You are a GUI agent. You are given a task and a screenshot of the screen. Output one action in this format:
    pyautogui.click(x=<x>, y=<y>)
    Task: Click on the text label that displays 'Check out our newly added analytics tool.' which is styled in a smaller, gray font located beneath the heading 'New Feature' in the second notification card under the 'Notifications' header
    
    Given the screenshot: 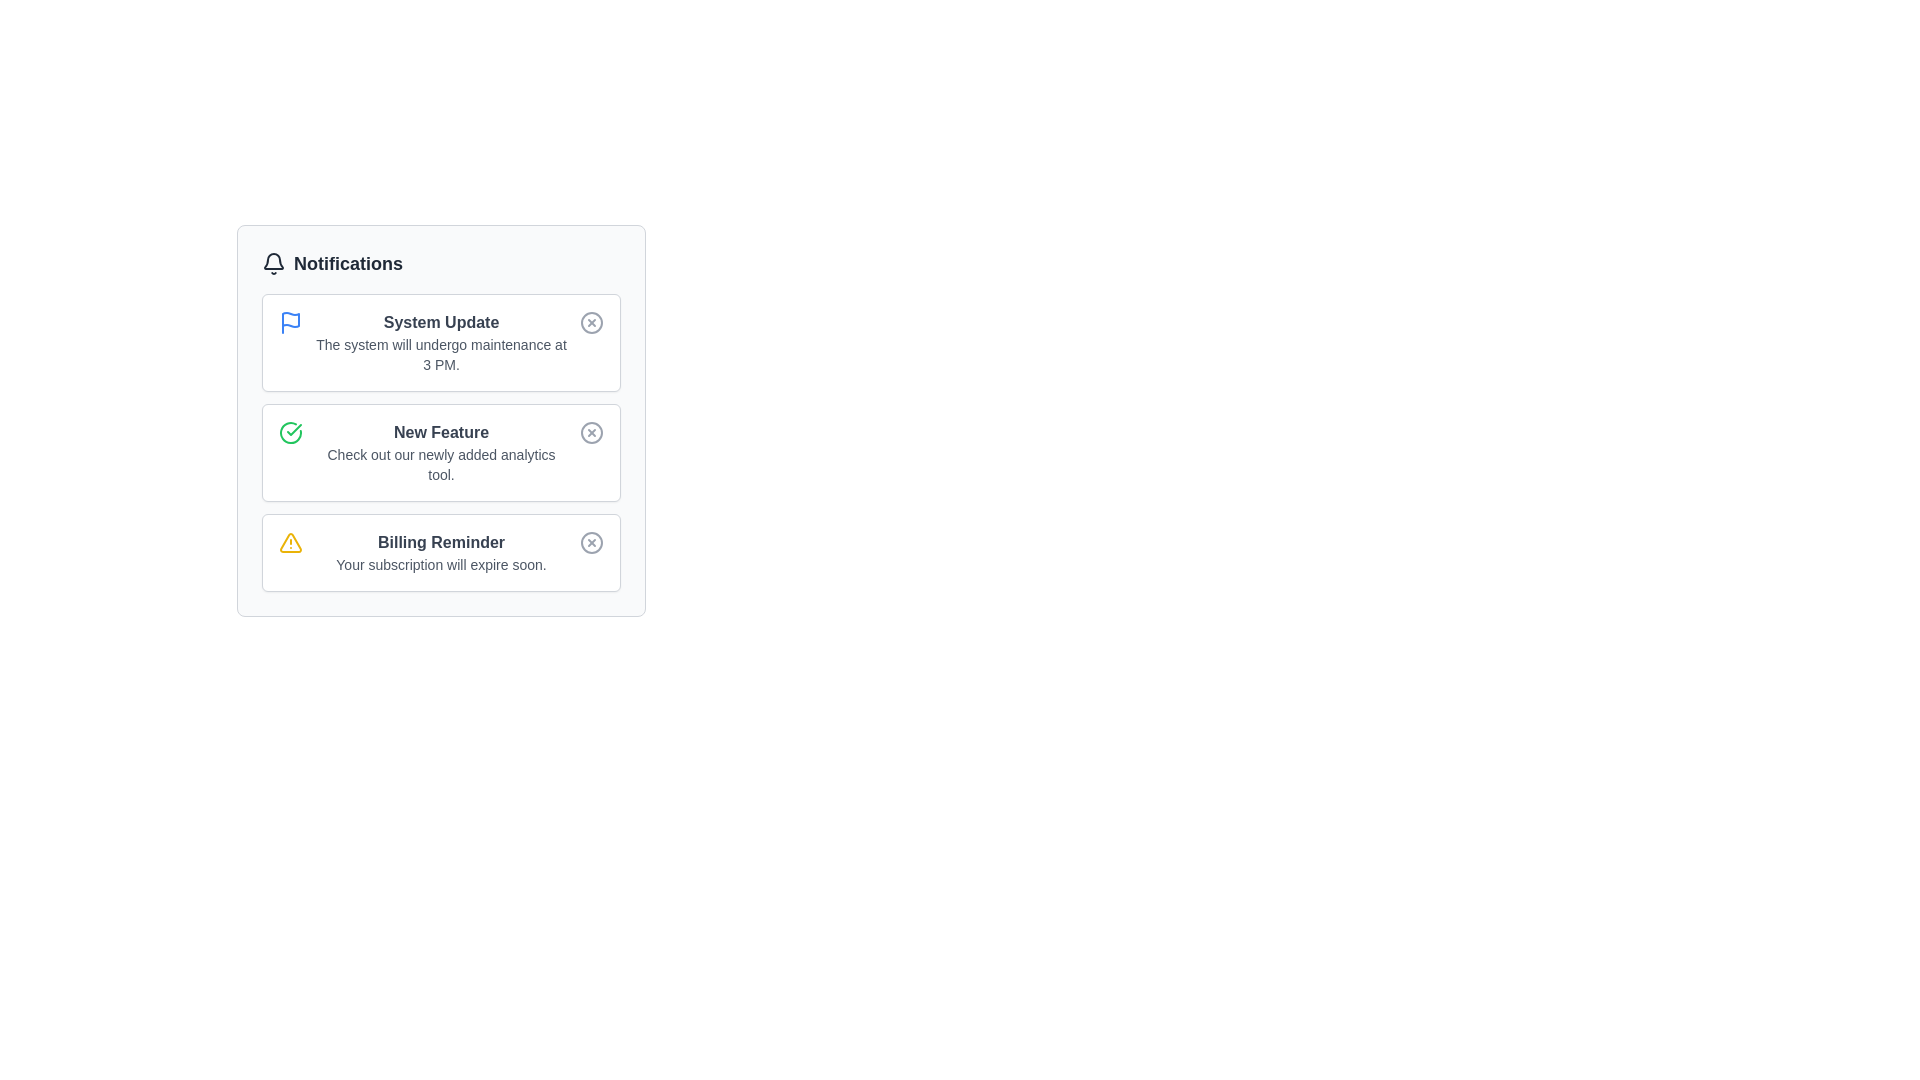 What is the action you would take?
    pyautogui.click(x=440, y=465)
    